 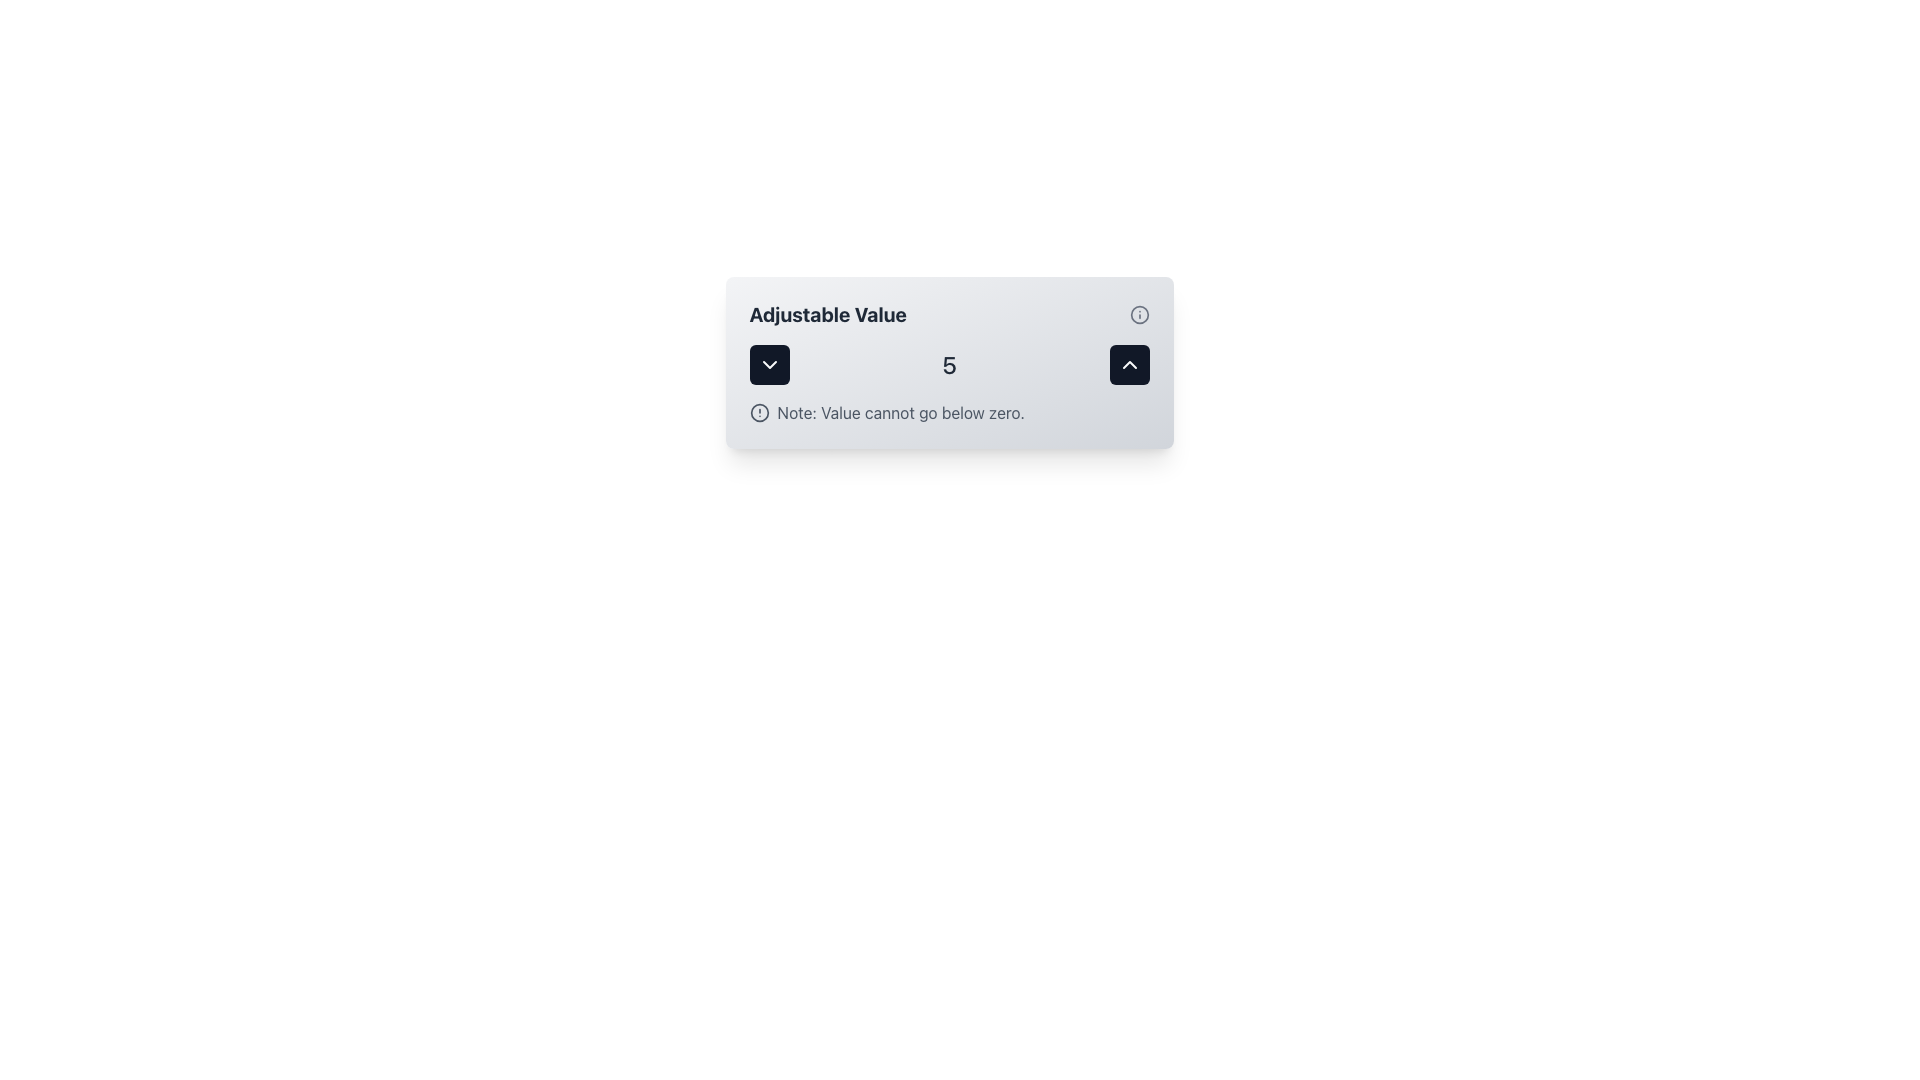 I want to click on the Text Label that displays the current numeric value in an adjustable control, positioned centrally between the increment and decrement buttons, so click(x=948, y=365).